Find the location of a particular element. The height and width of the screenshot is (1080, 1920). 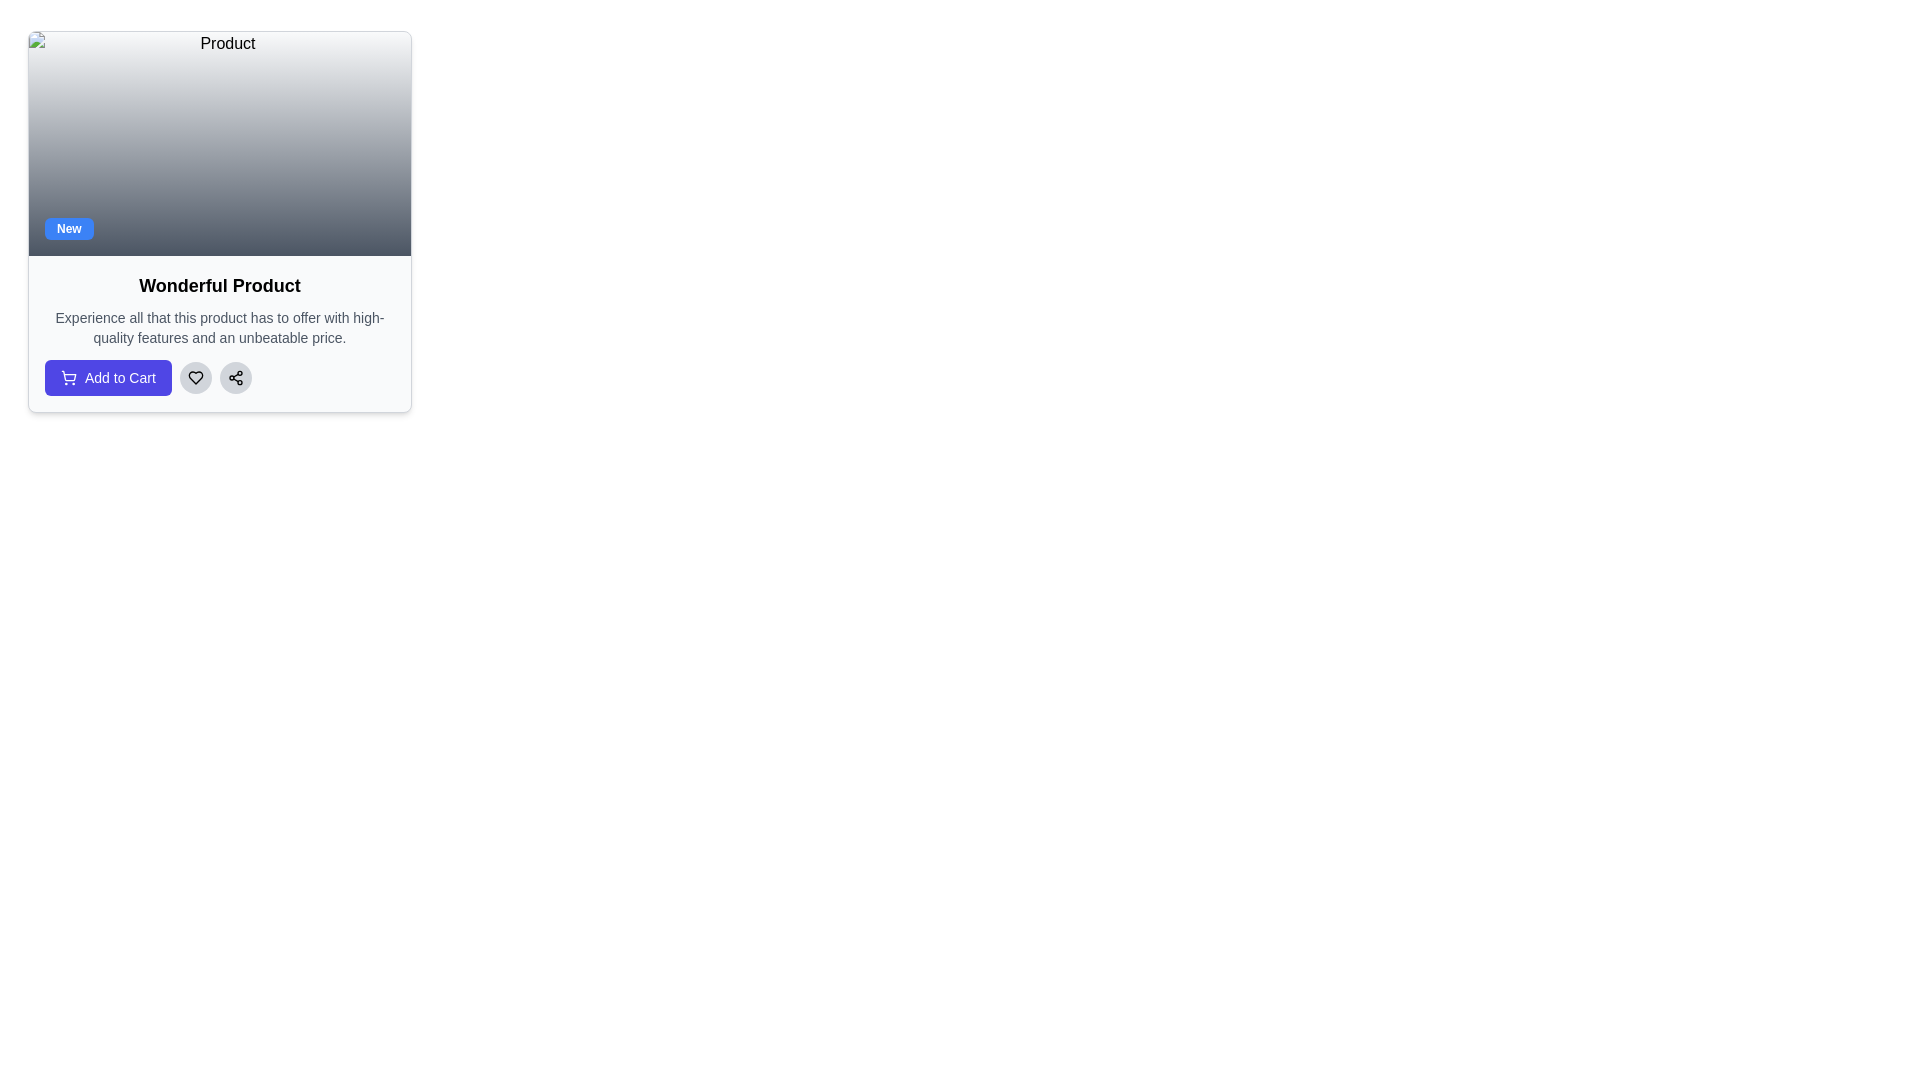

the share icon, which is represented by three circles connected by lines in a black outline on a light gray circular background, located in the bottom section of a product card is located at coordinates (235, 378).